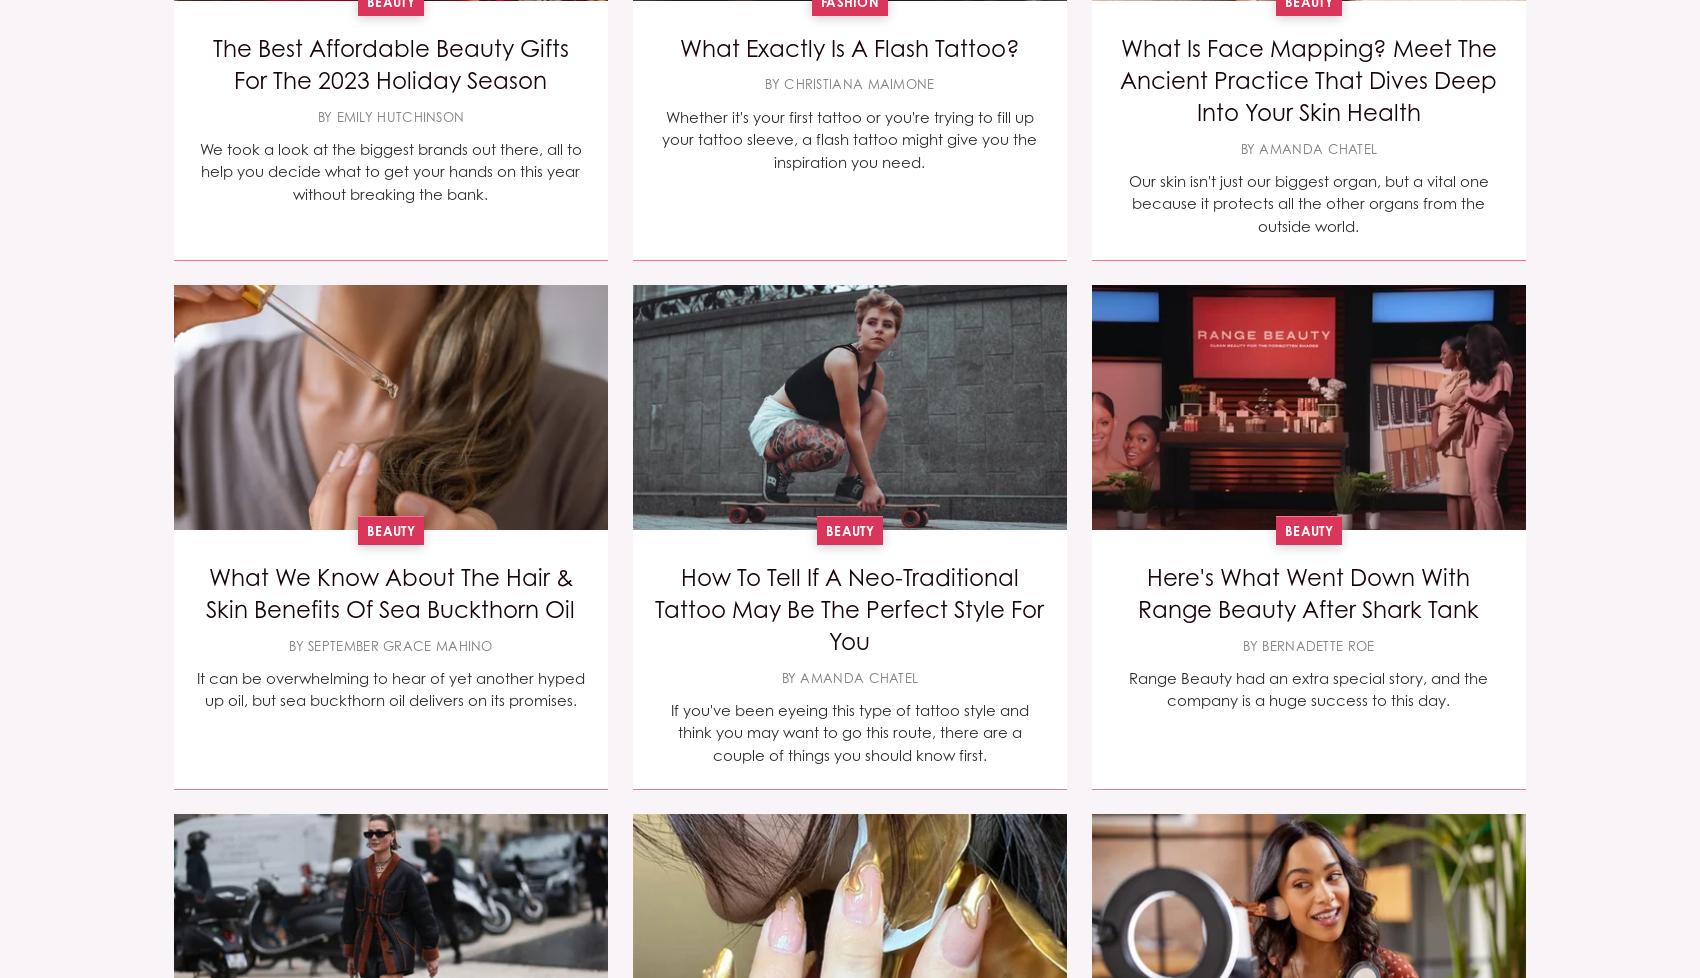  What do you see at coordinates (1308, 644) in the screenshot?
I see `'By Bernadette Roe'` at bounding box center [1308, 644].